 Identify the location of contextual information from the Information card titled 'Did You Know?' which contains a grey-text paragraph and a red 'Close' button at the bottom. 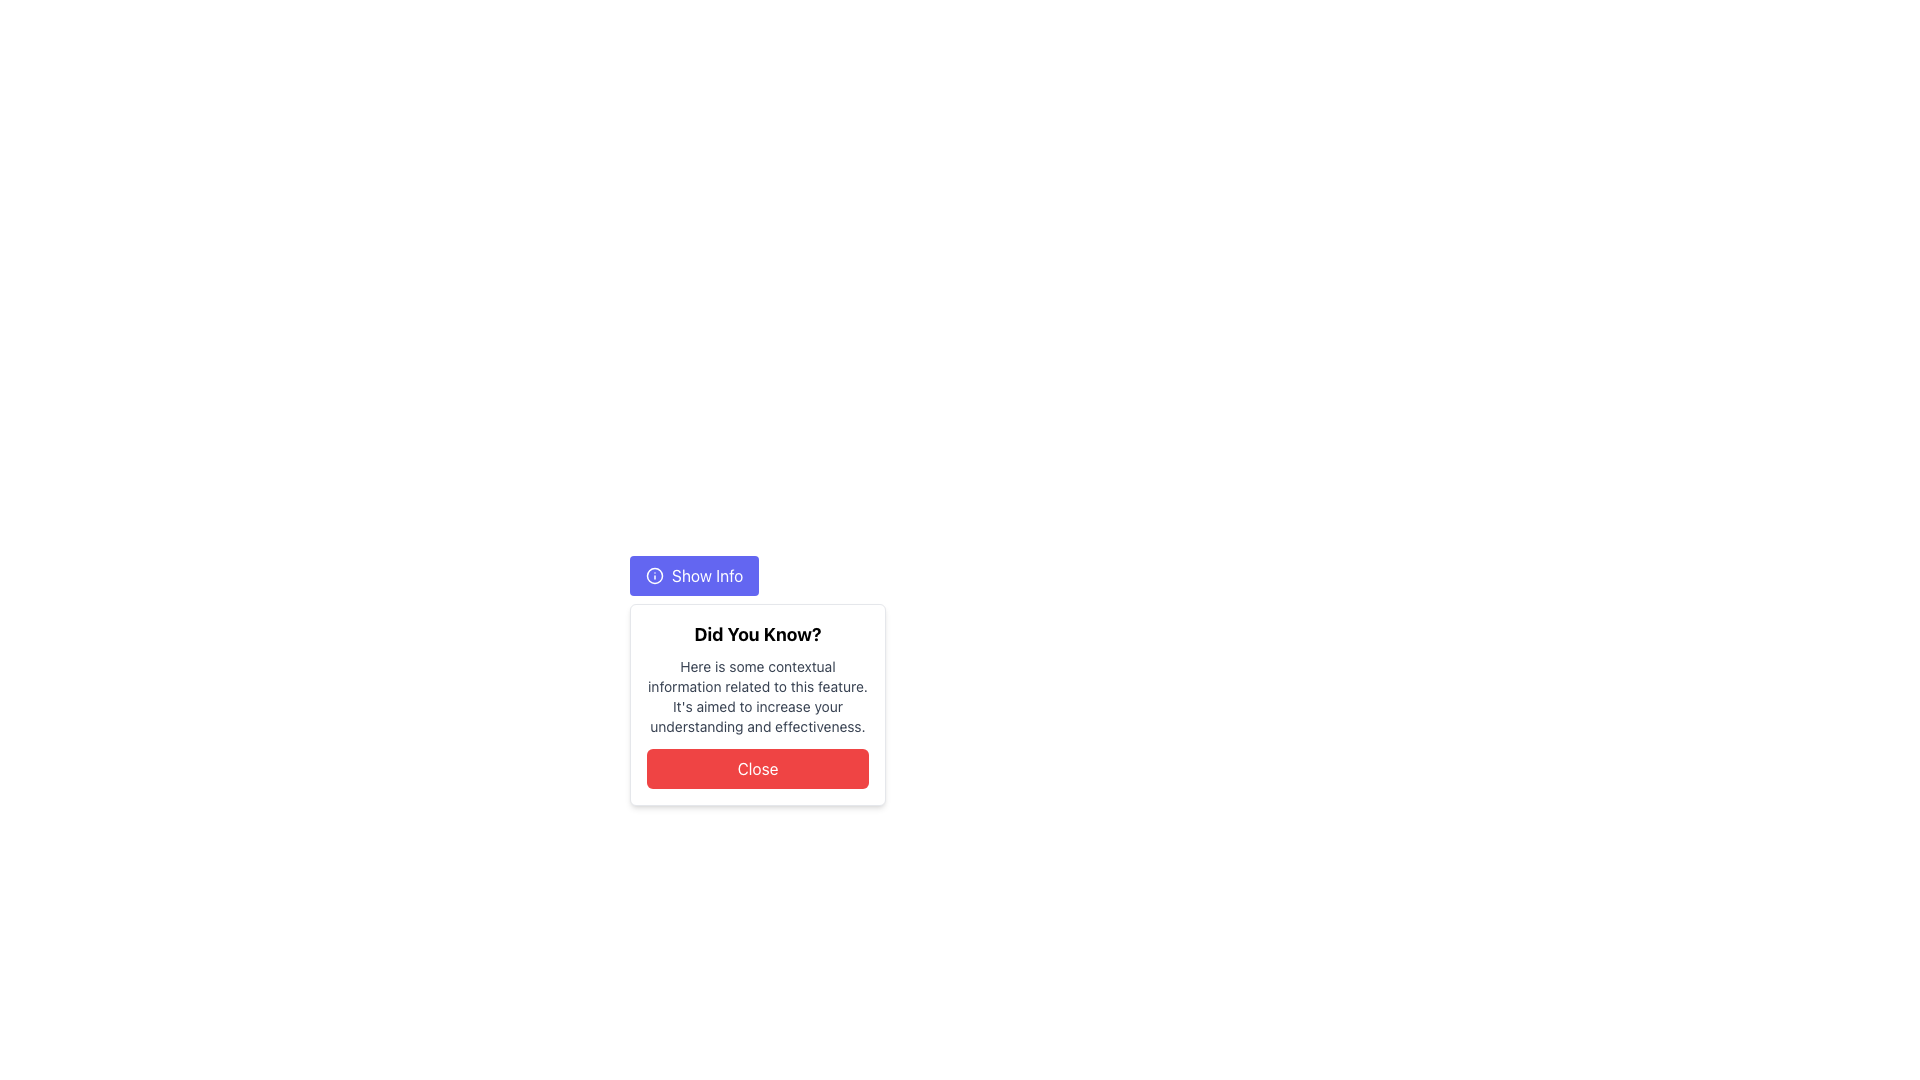
(863, 766).